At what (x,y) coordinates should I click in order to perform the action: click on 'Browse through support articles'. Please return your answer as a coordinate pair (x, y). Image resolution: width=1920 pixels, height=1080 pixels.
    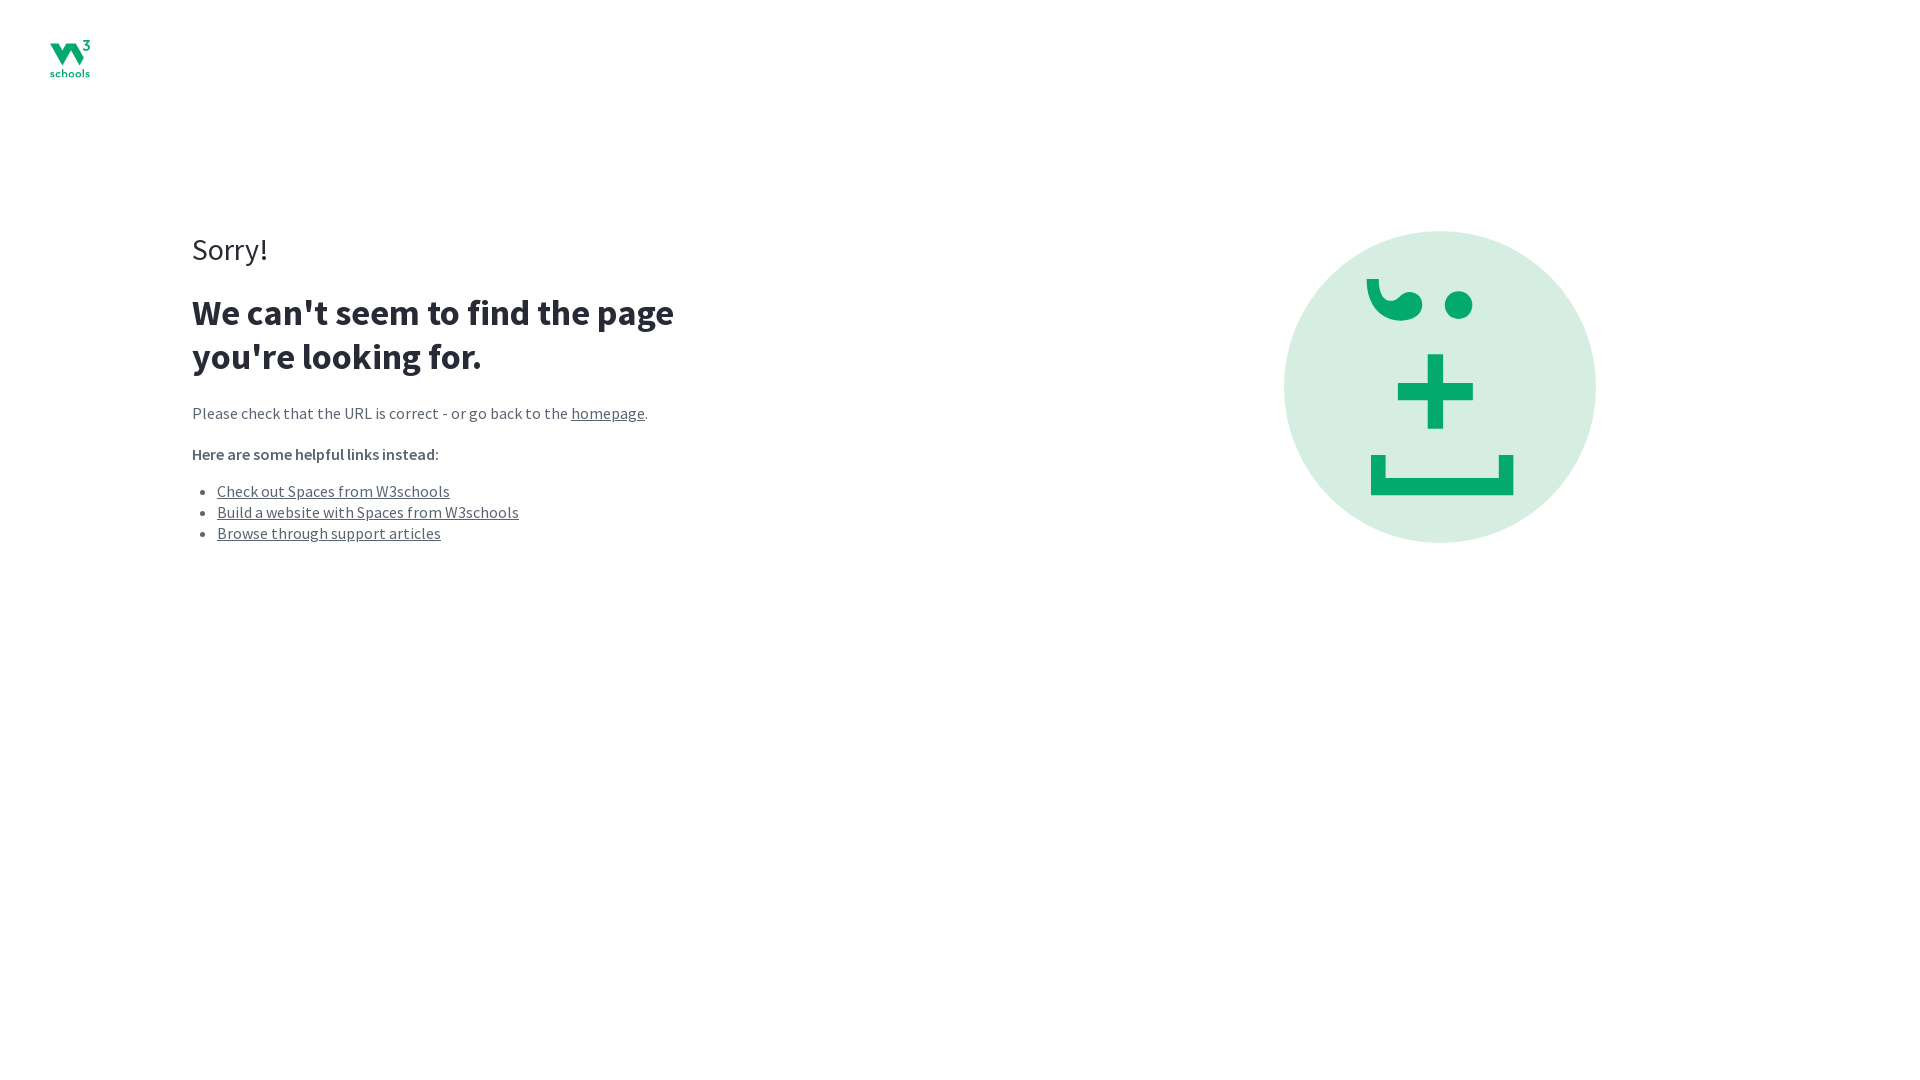
    Looking at the image, I should click on (329, 531).